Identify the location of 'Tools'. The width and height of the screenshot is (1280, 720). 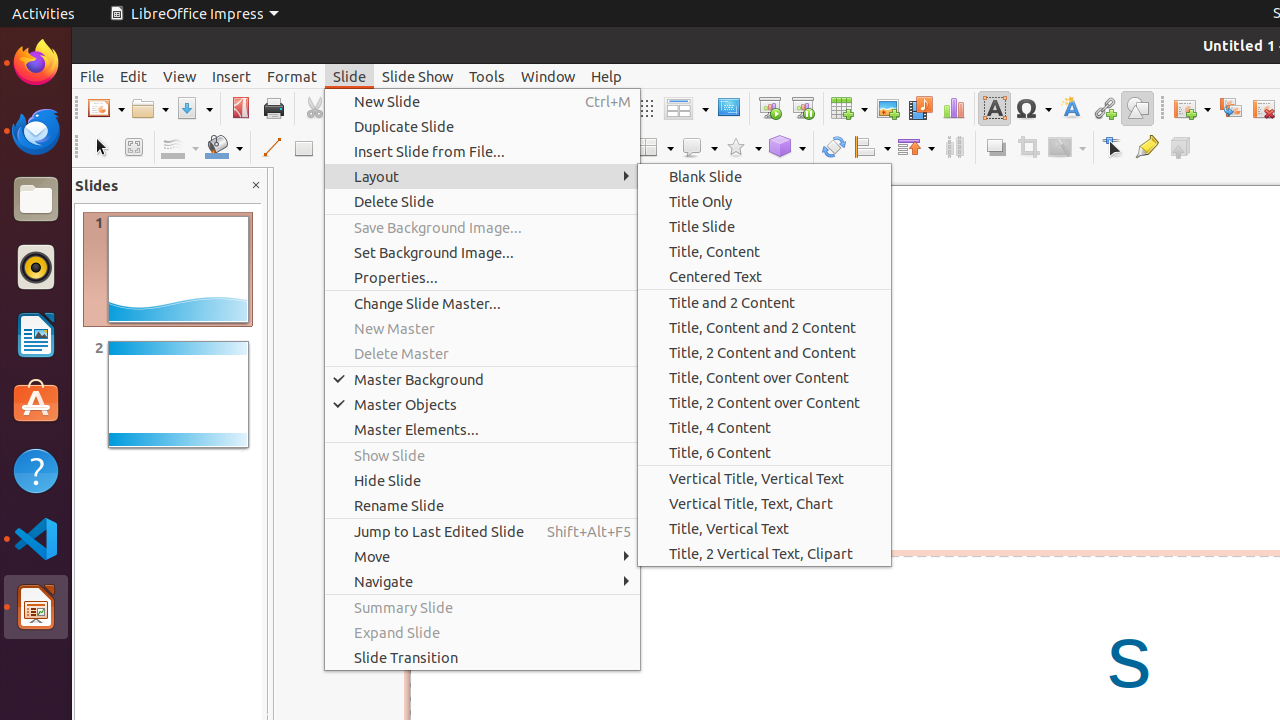
(487, 75).